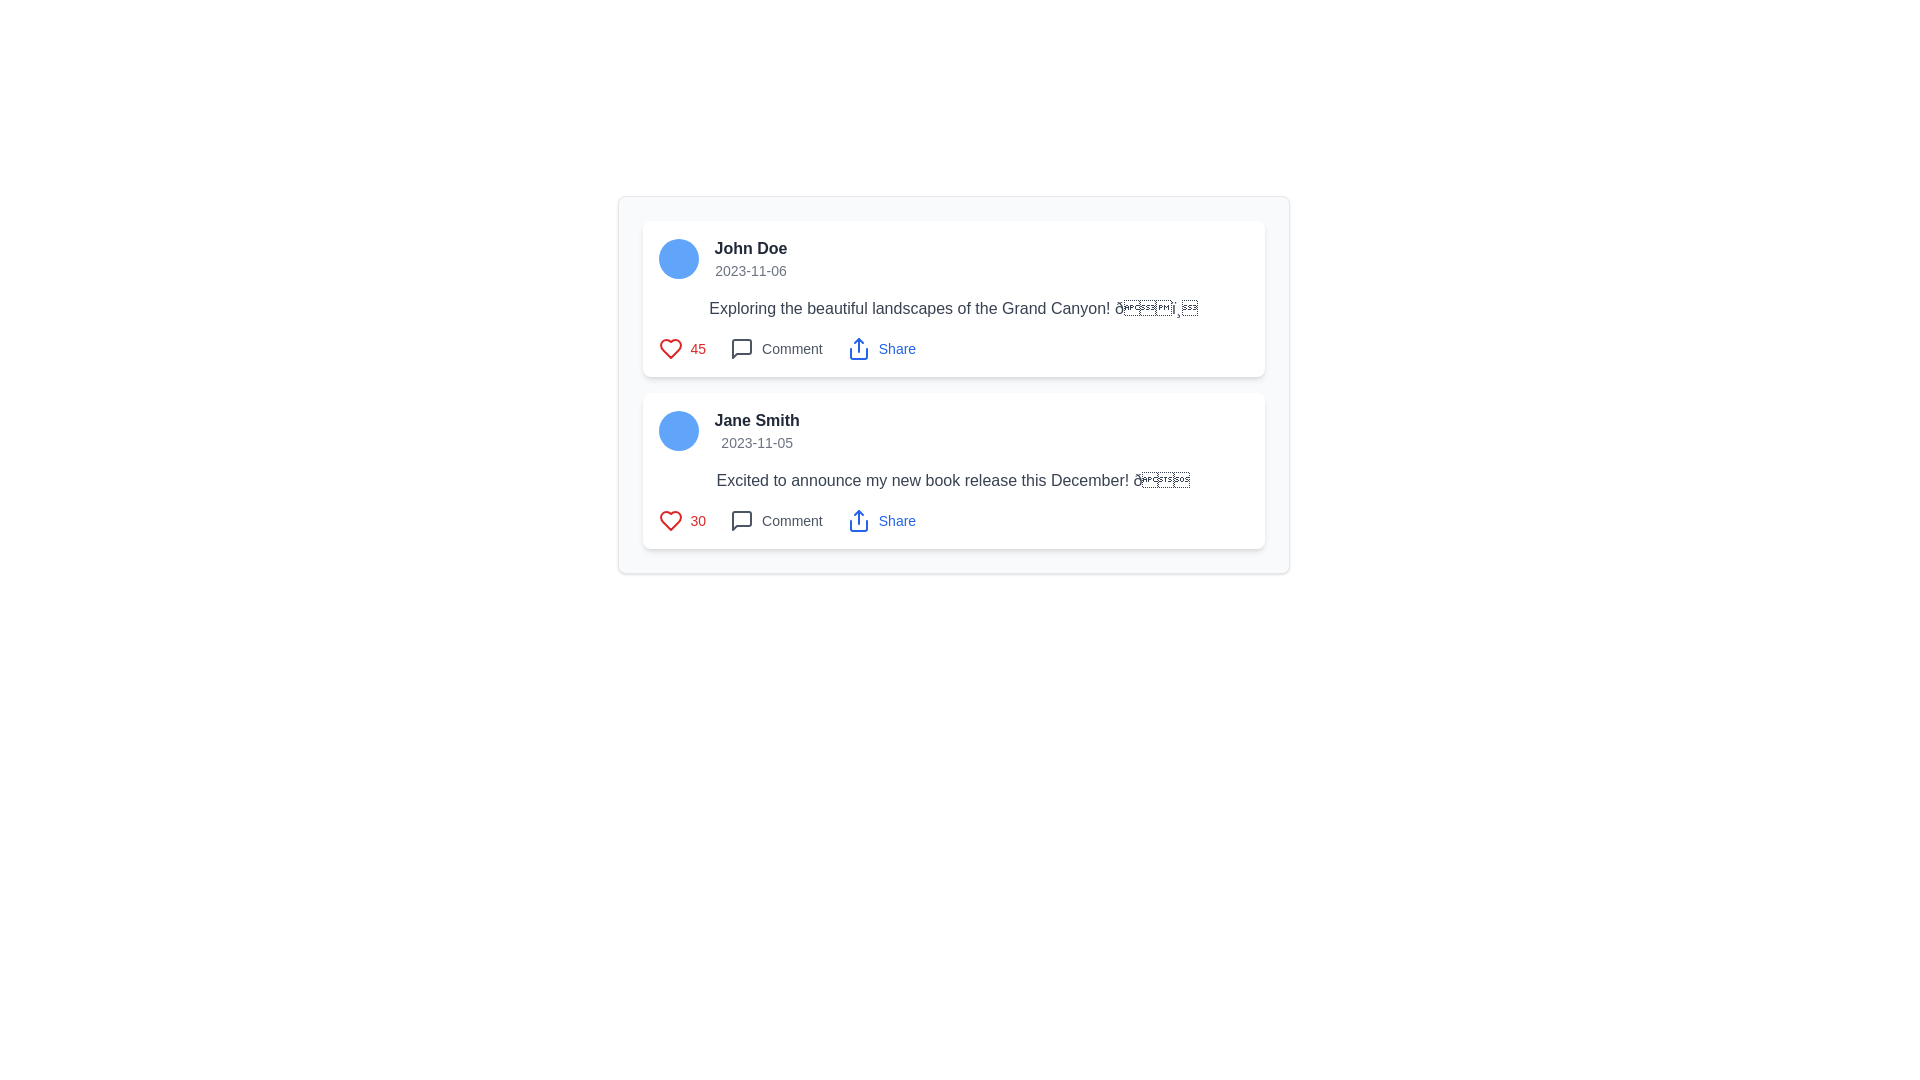 The width and height of the screenshot is (1920, 1080). I want to click on properties of the composite element displaying user metadata, which includes a profile picture, heading, and subheading, located at the top of the white card, so click(952, 257).